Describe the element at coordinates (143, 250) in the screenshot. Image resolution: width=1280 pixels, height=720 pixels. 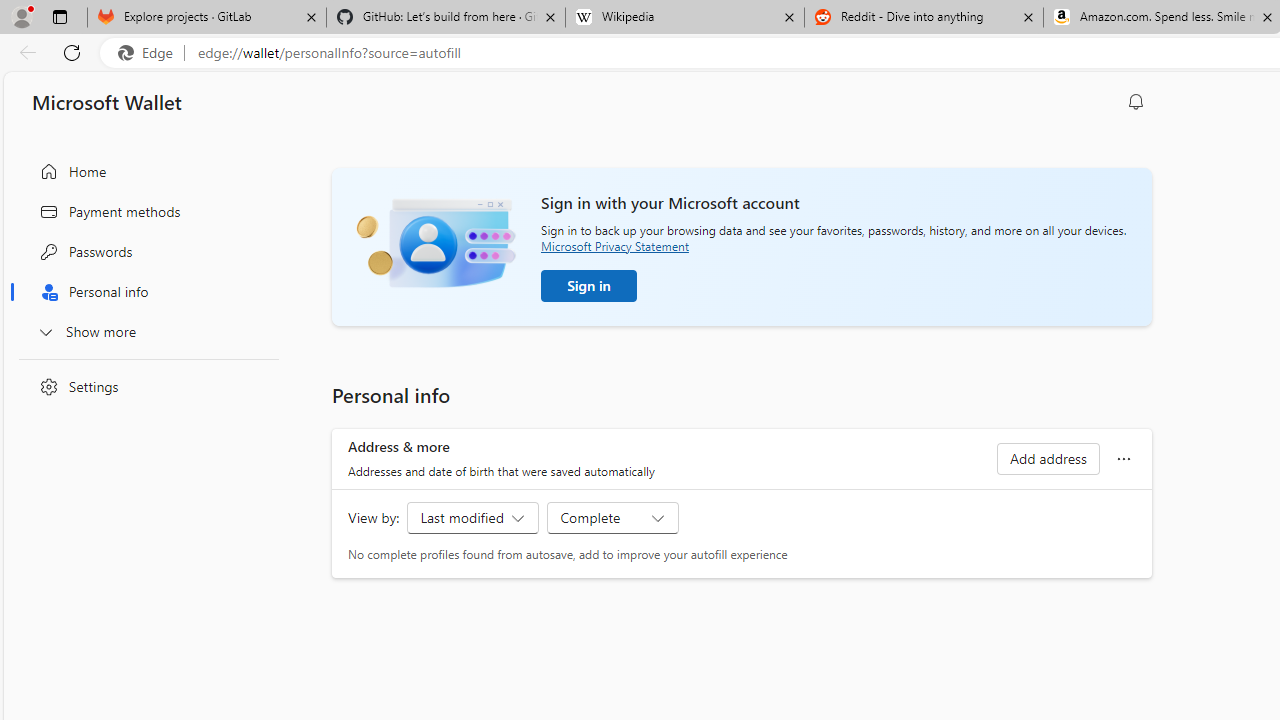
I see `'Passwords'` at that location.